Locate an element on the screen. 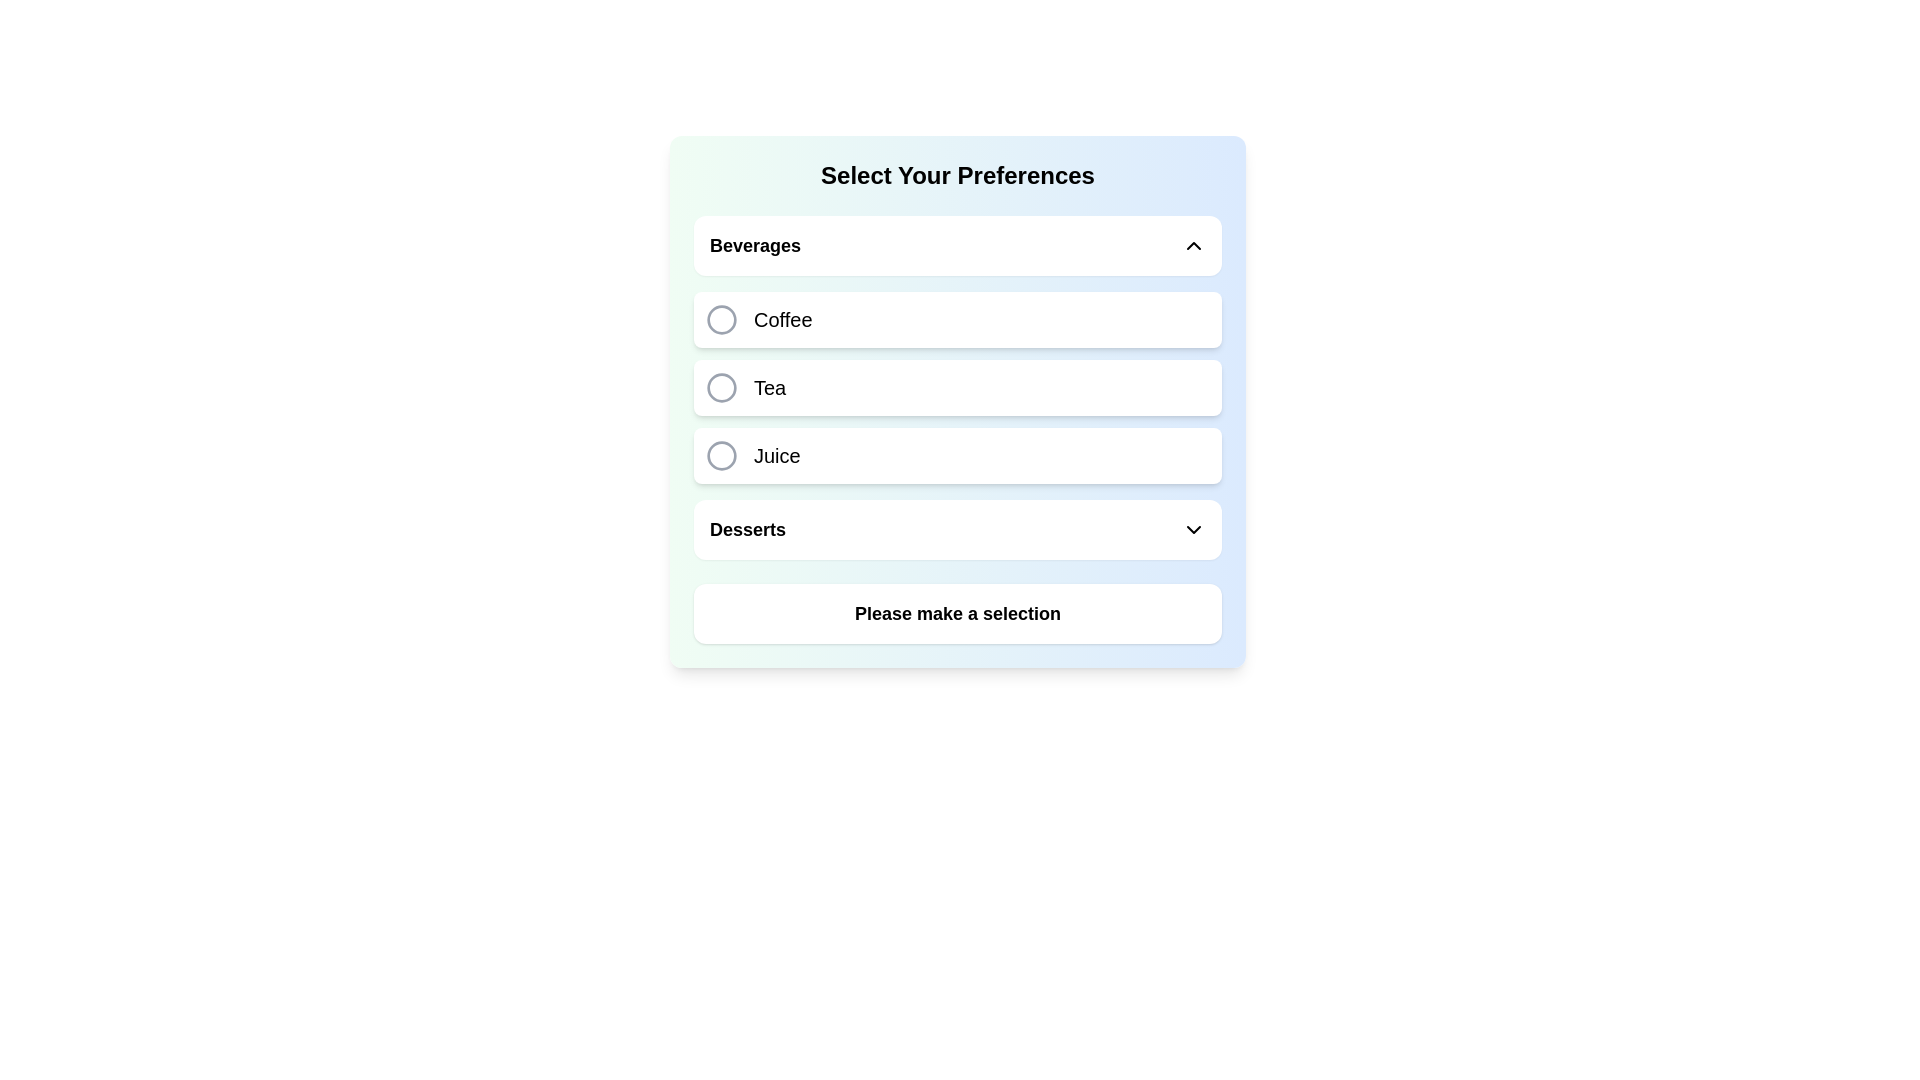 This screenshot has height=1080, width=1920. the radio button to the left of the 'Juice' label in the 'Beverages' group is located at coordinates (720, 455).